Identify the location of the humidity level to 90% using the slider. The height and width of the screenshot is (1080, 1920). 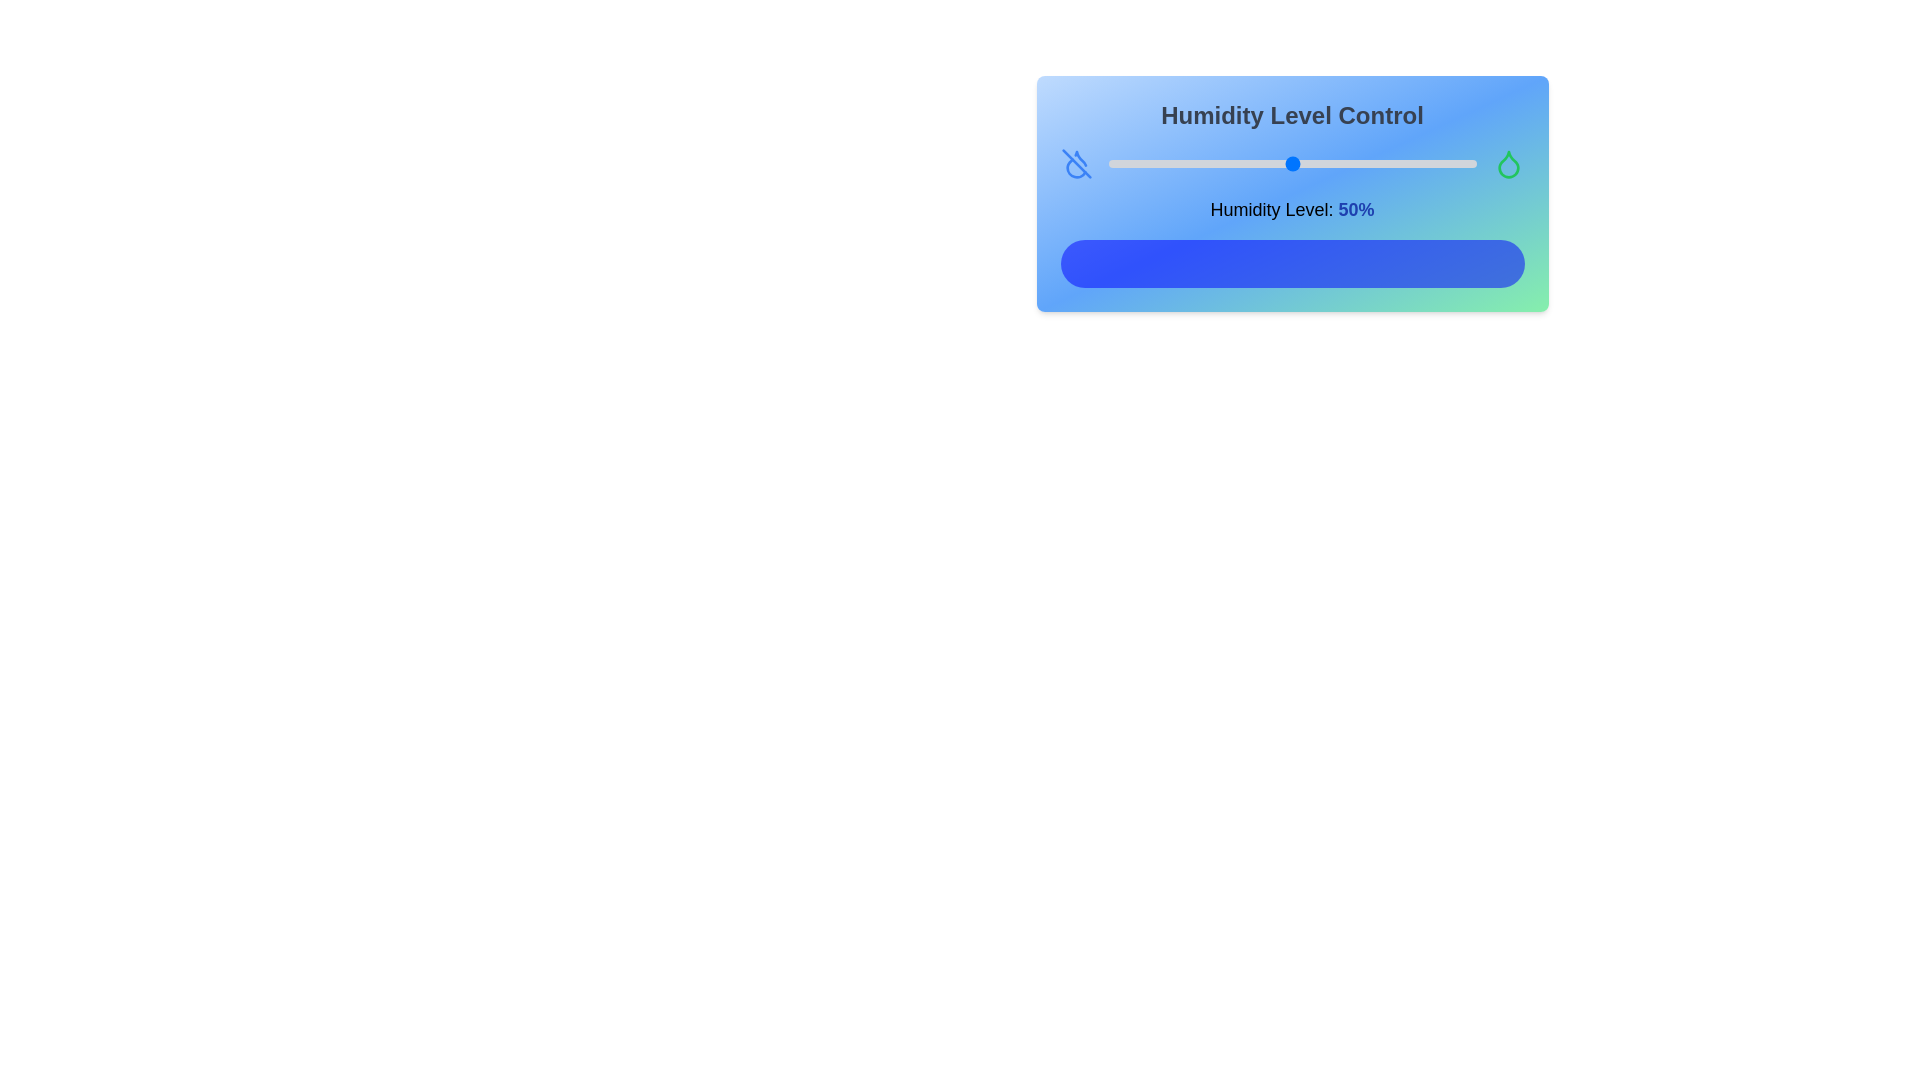
(1438, 163).